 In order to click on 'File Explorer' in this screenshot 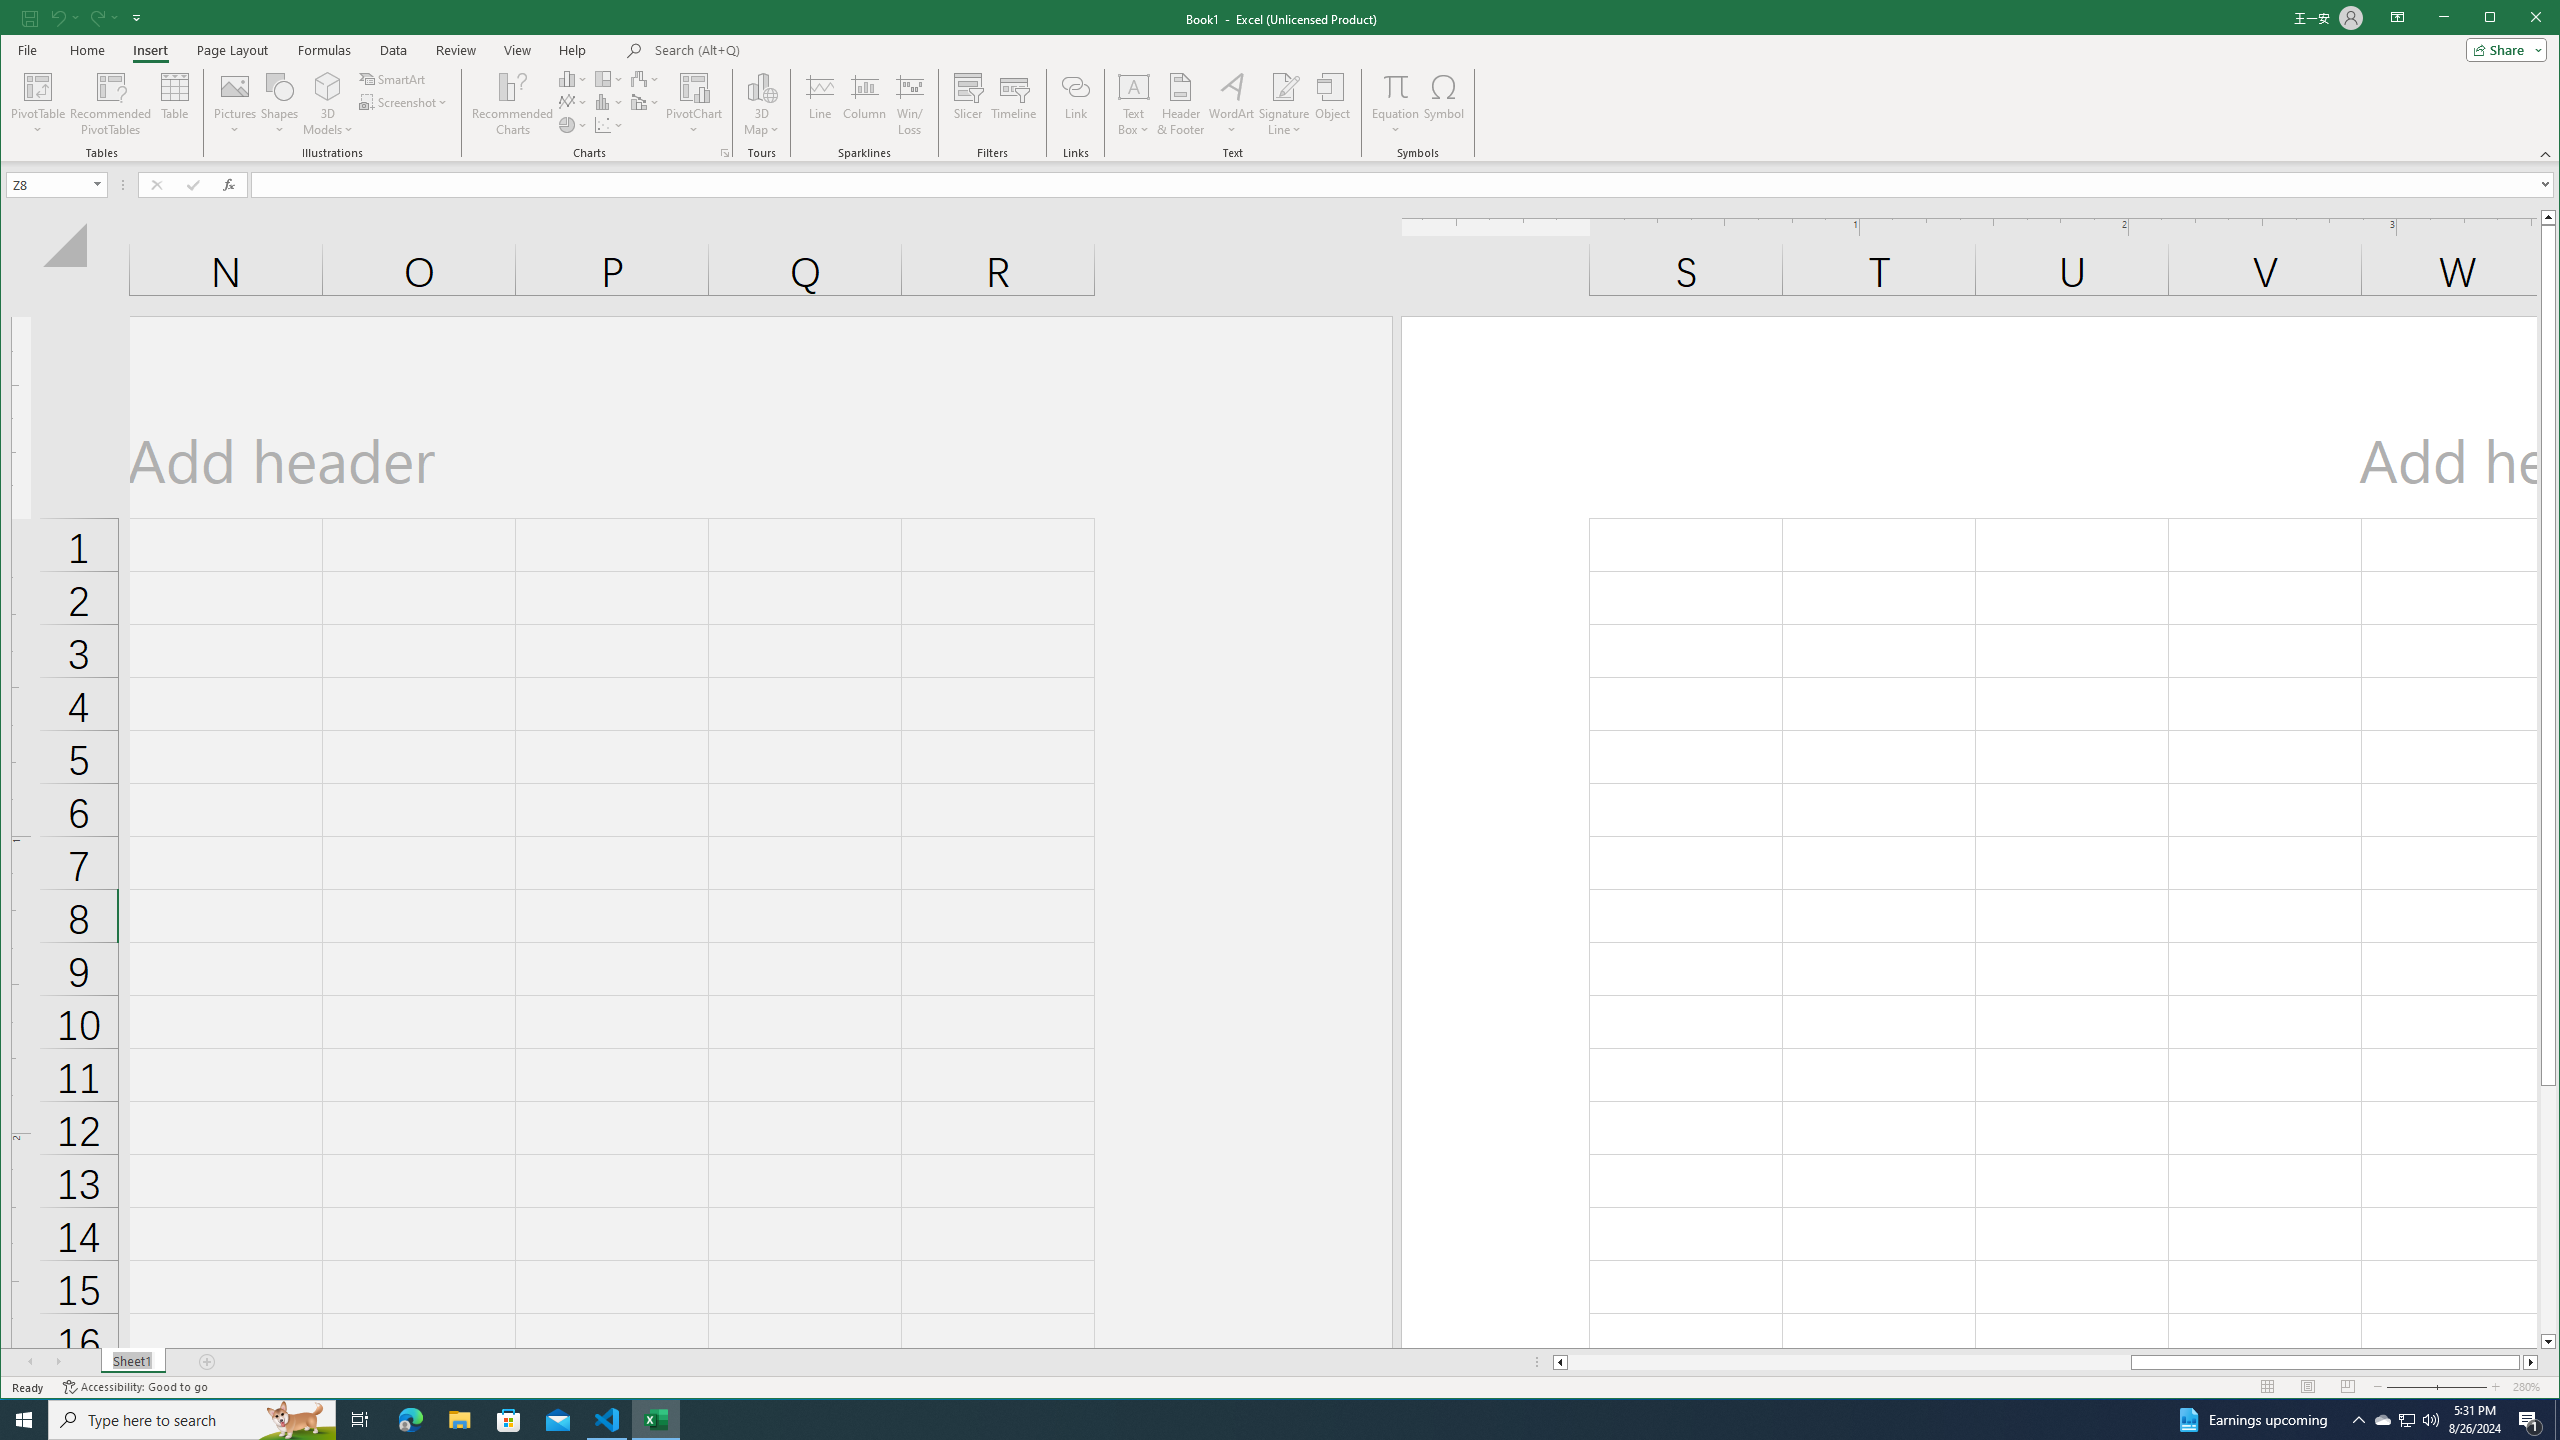, I will do `click(458, 1418)`.